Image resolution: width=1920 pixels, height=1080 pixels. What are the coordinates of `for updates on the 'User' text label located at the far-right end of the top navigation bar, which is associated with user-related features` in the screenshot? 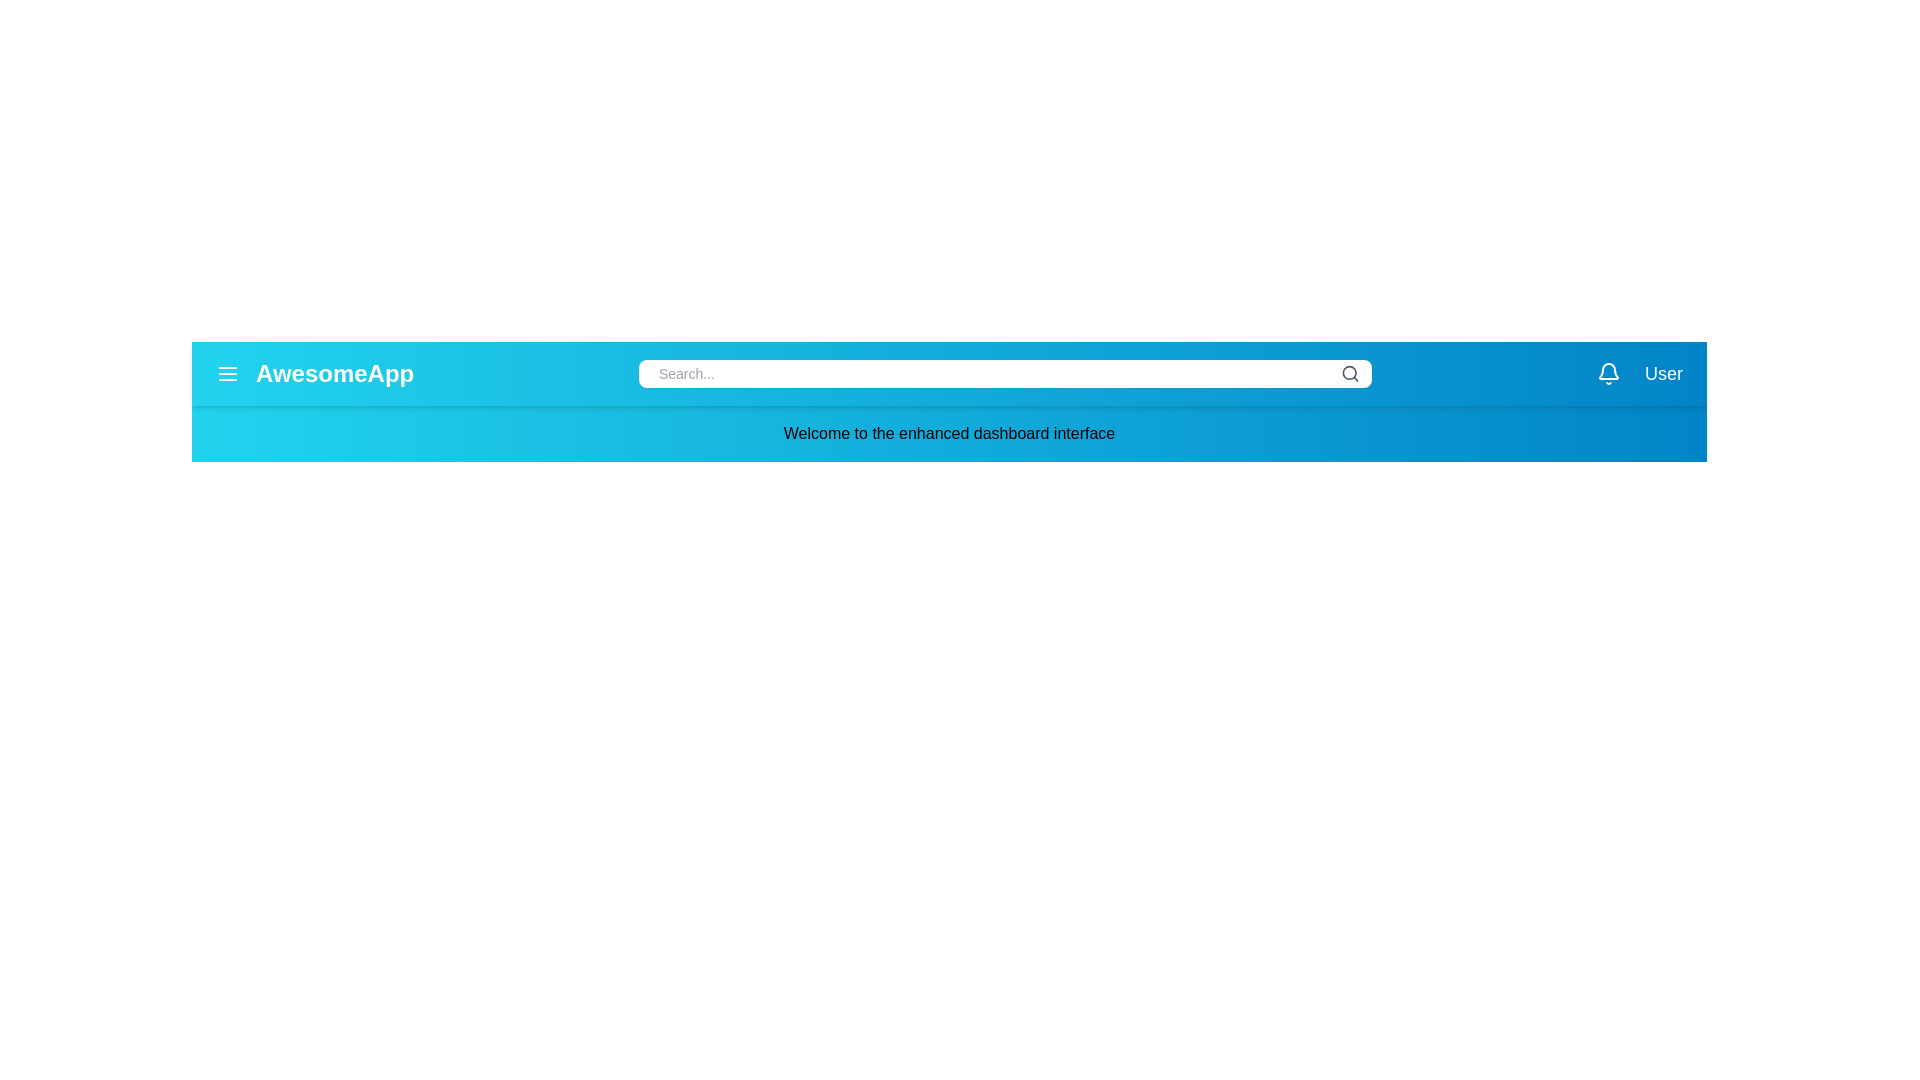 It's located at (1640, 374).